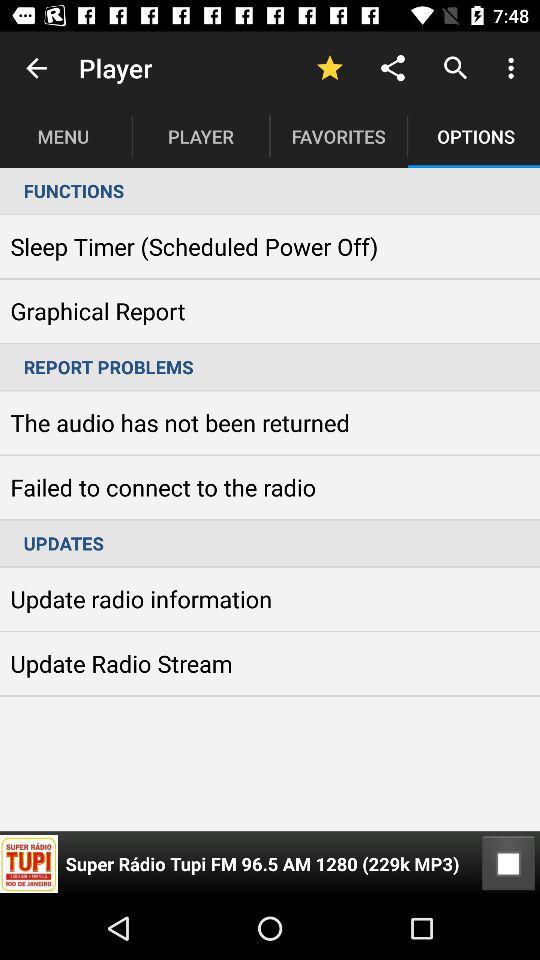 This screenshot has height=960, width=540. What do you see at coordinates (508, 863) in the screenshot?
I see `the item at the bottom right corner` at bounding box center [508, 863].